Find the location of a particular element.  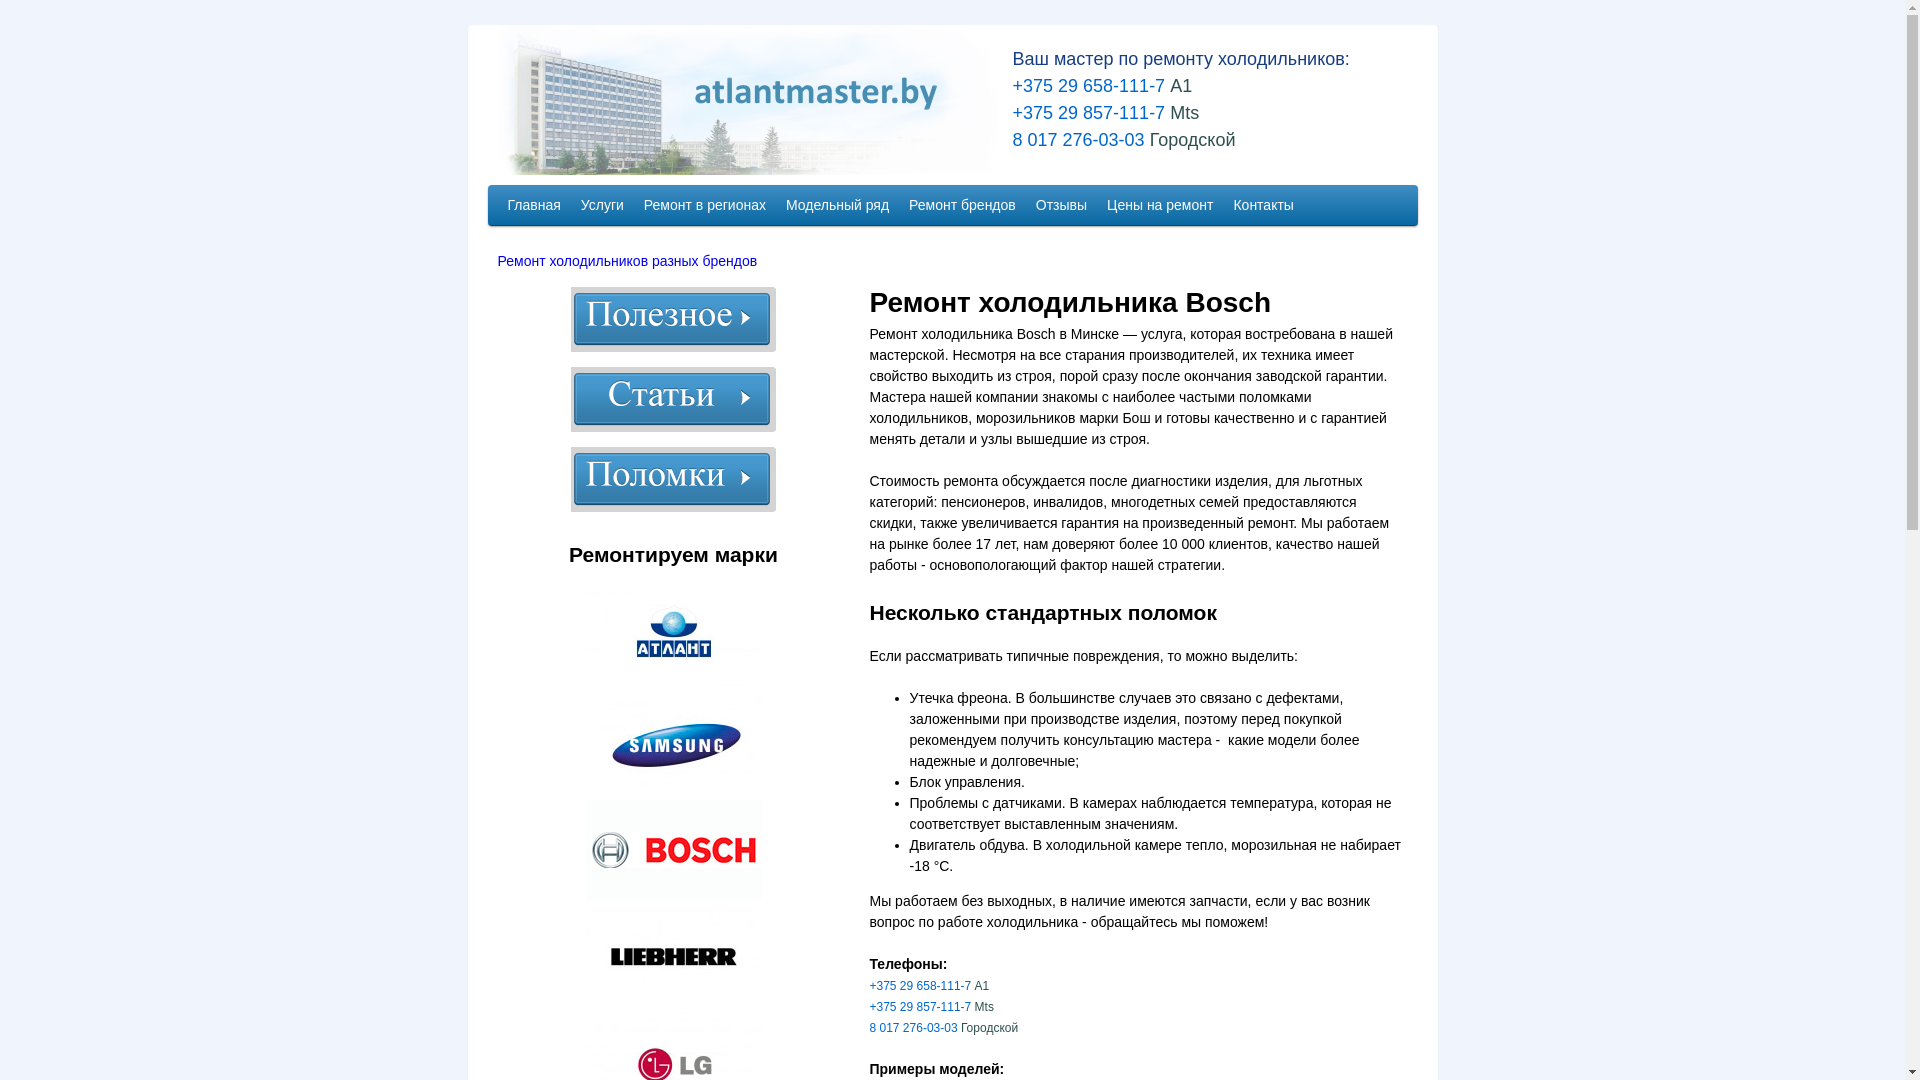

'   +375 29 658-111-7' is located at coordinates (1080, 84).